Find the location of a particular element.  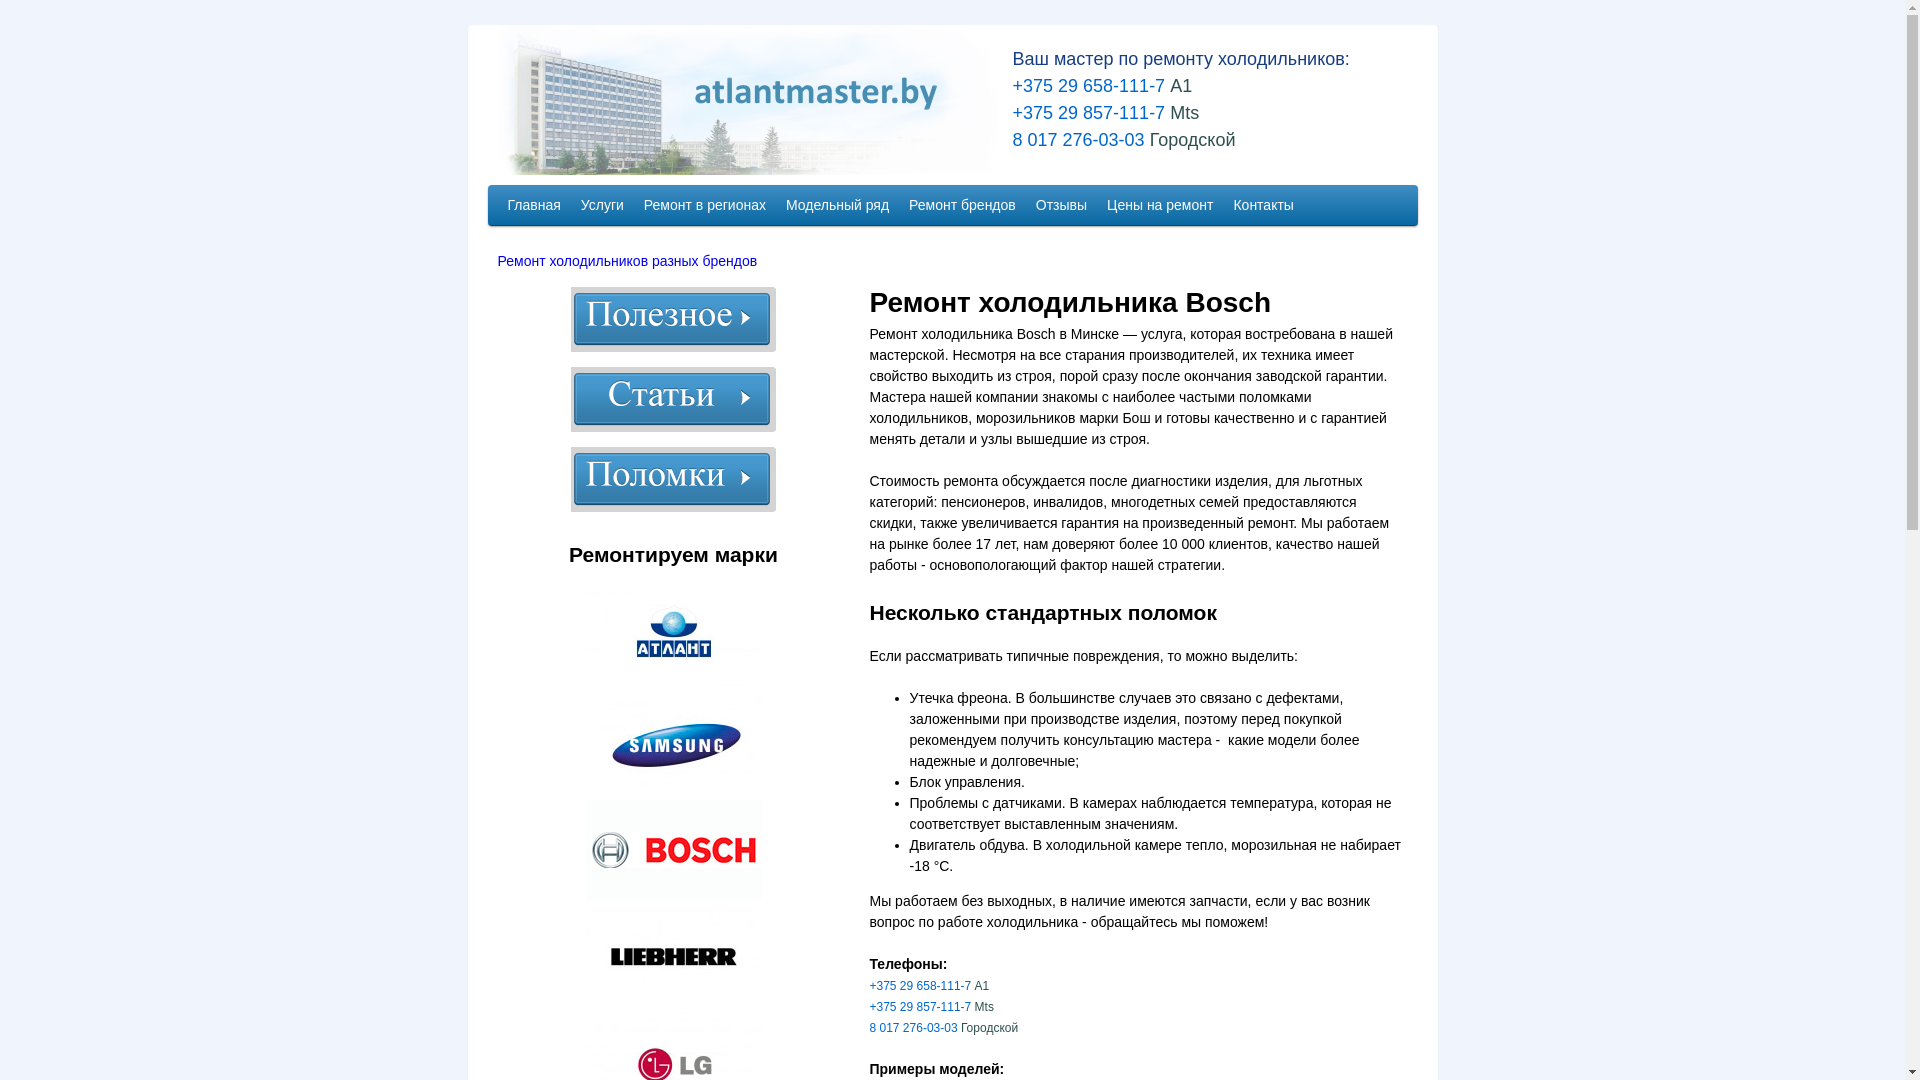

'   +375 29 658-111-7' is located at coordinates (1080, 84).